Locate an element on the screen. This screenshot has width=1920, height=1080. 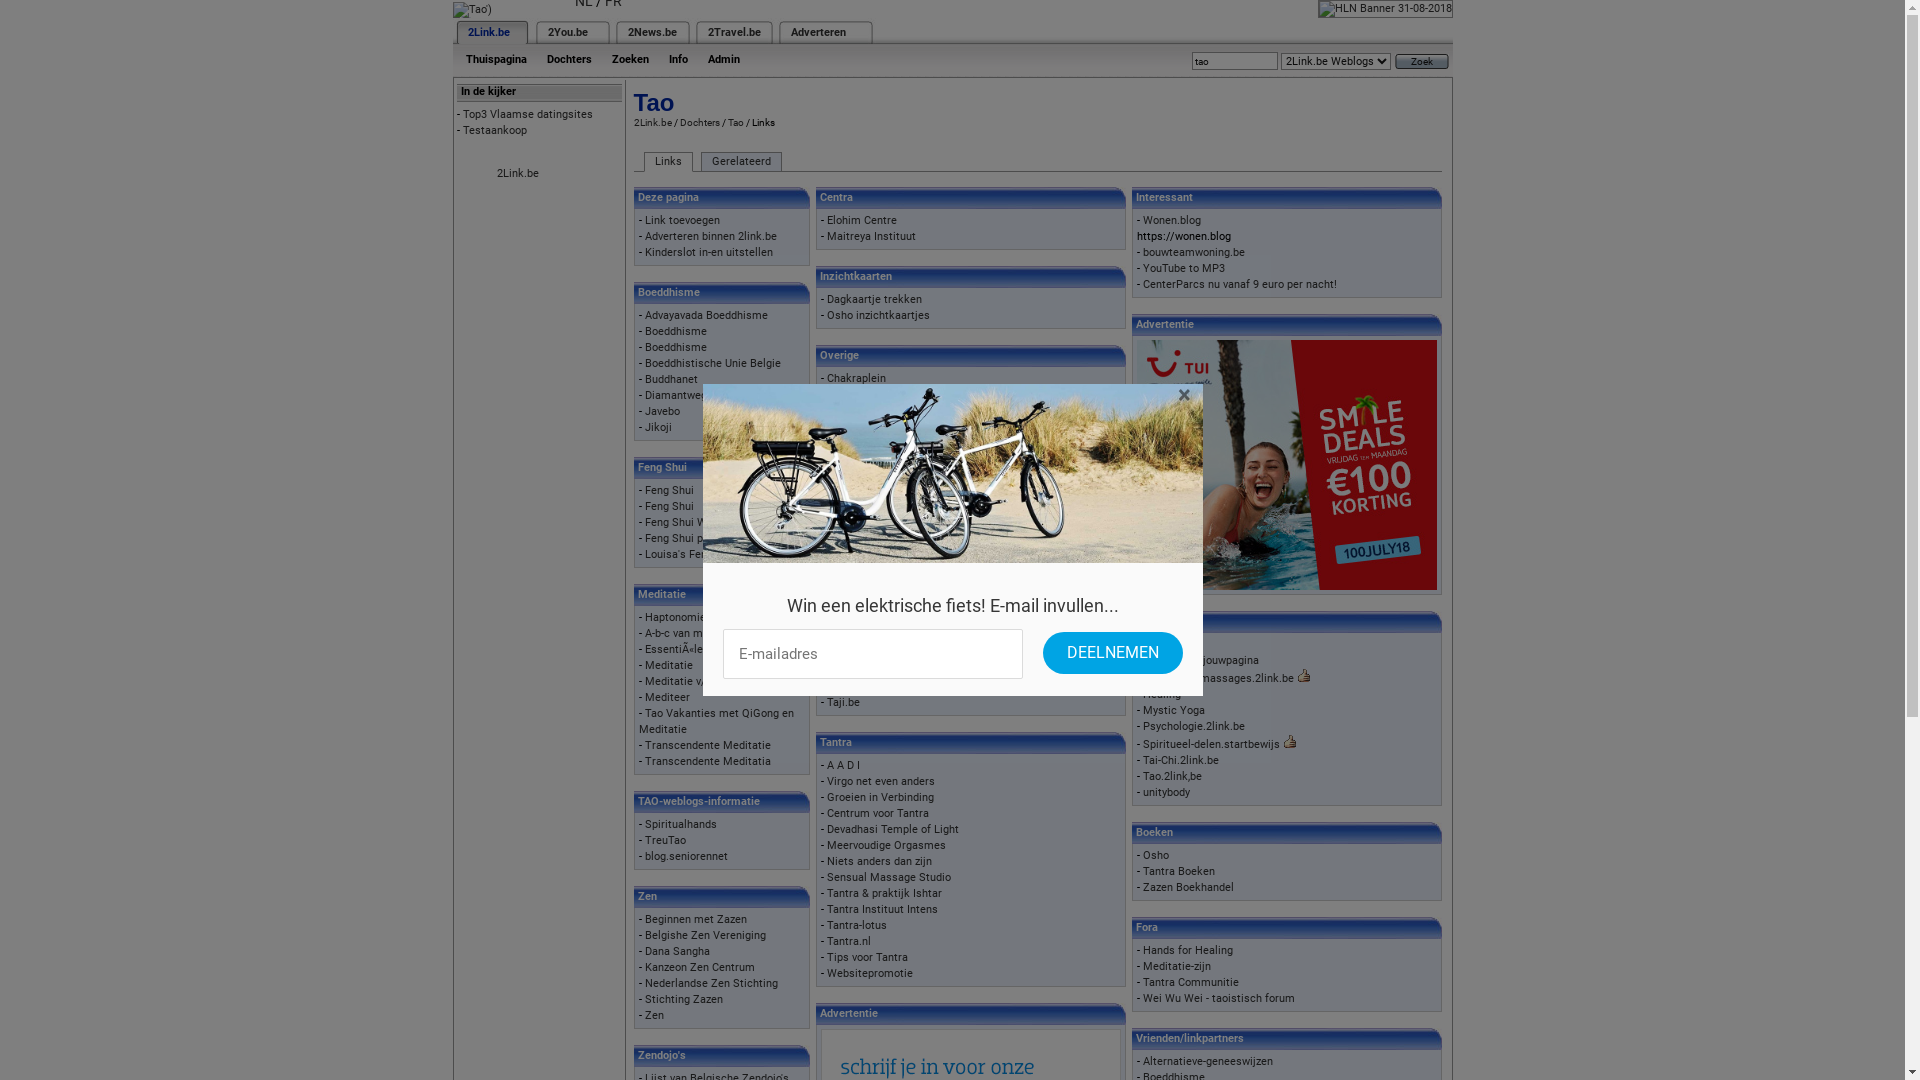
'Maitreya Instituut' is located at coordinates (870, 235).